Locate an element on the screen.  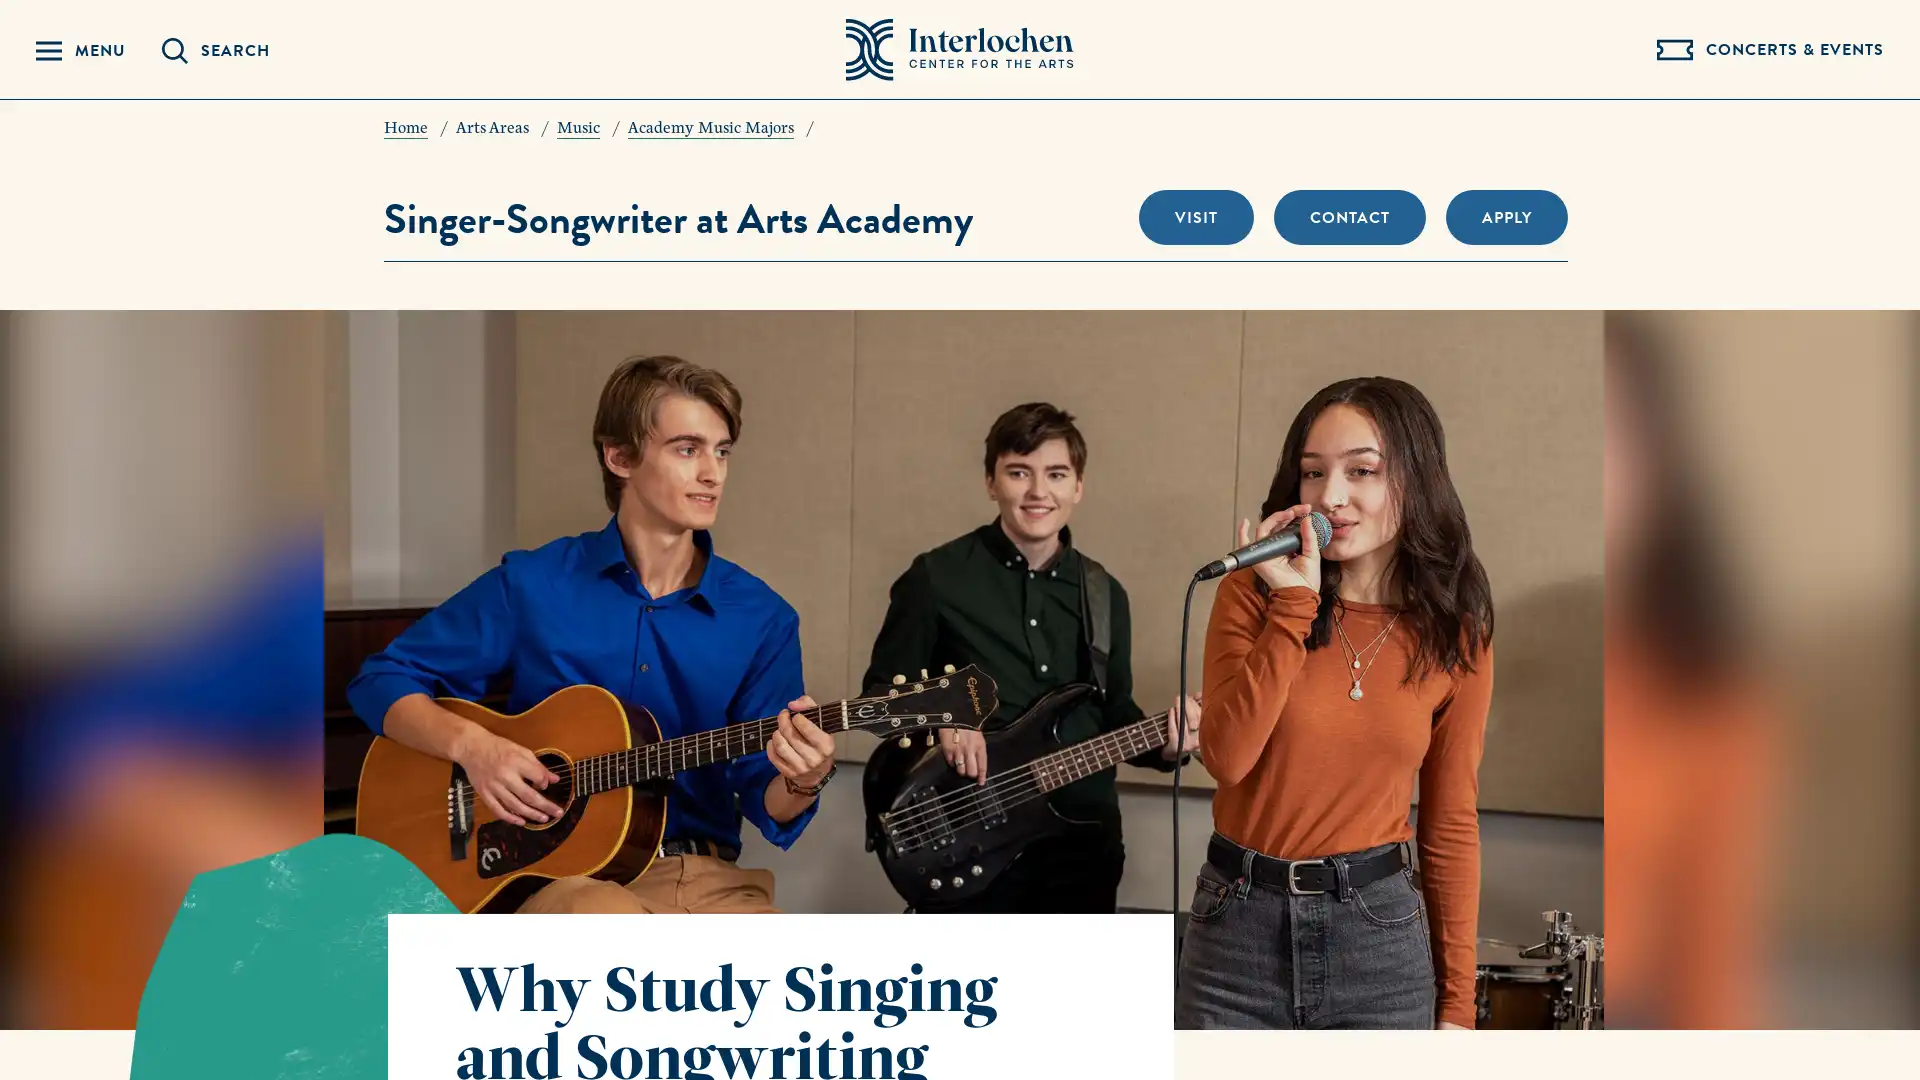
Reveal Search is located at coordinates (216, 49).